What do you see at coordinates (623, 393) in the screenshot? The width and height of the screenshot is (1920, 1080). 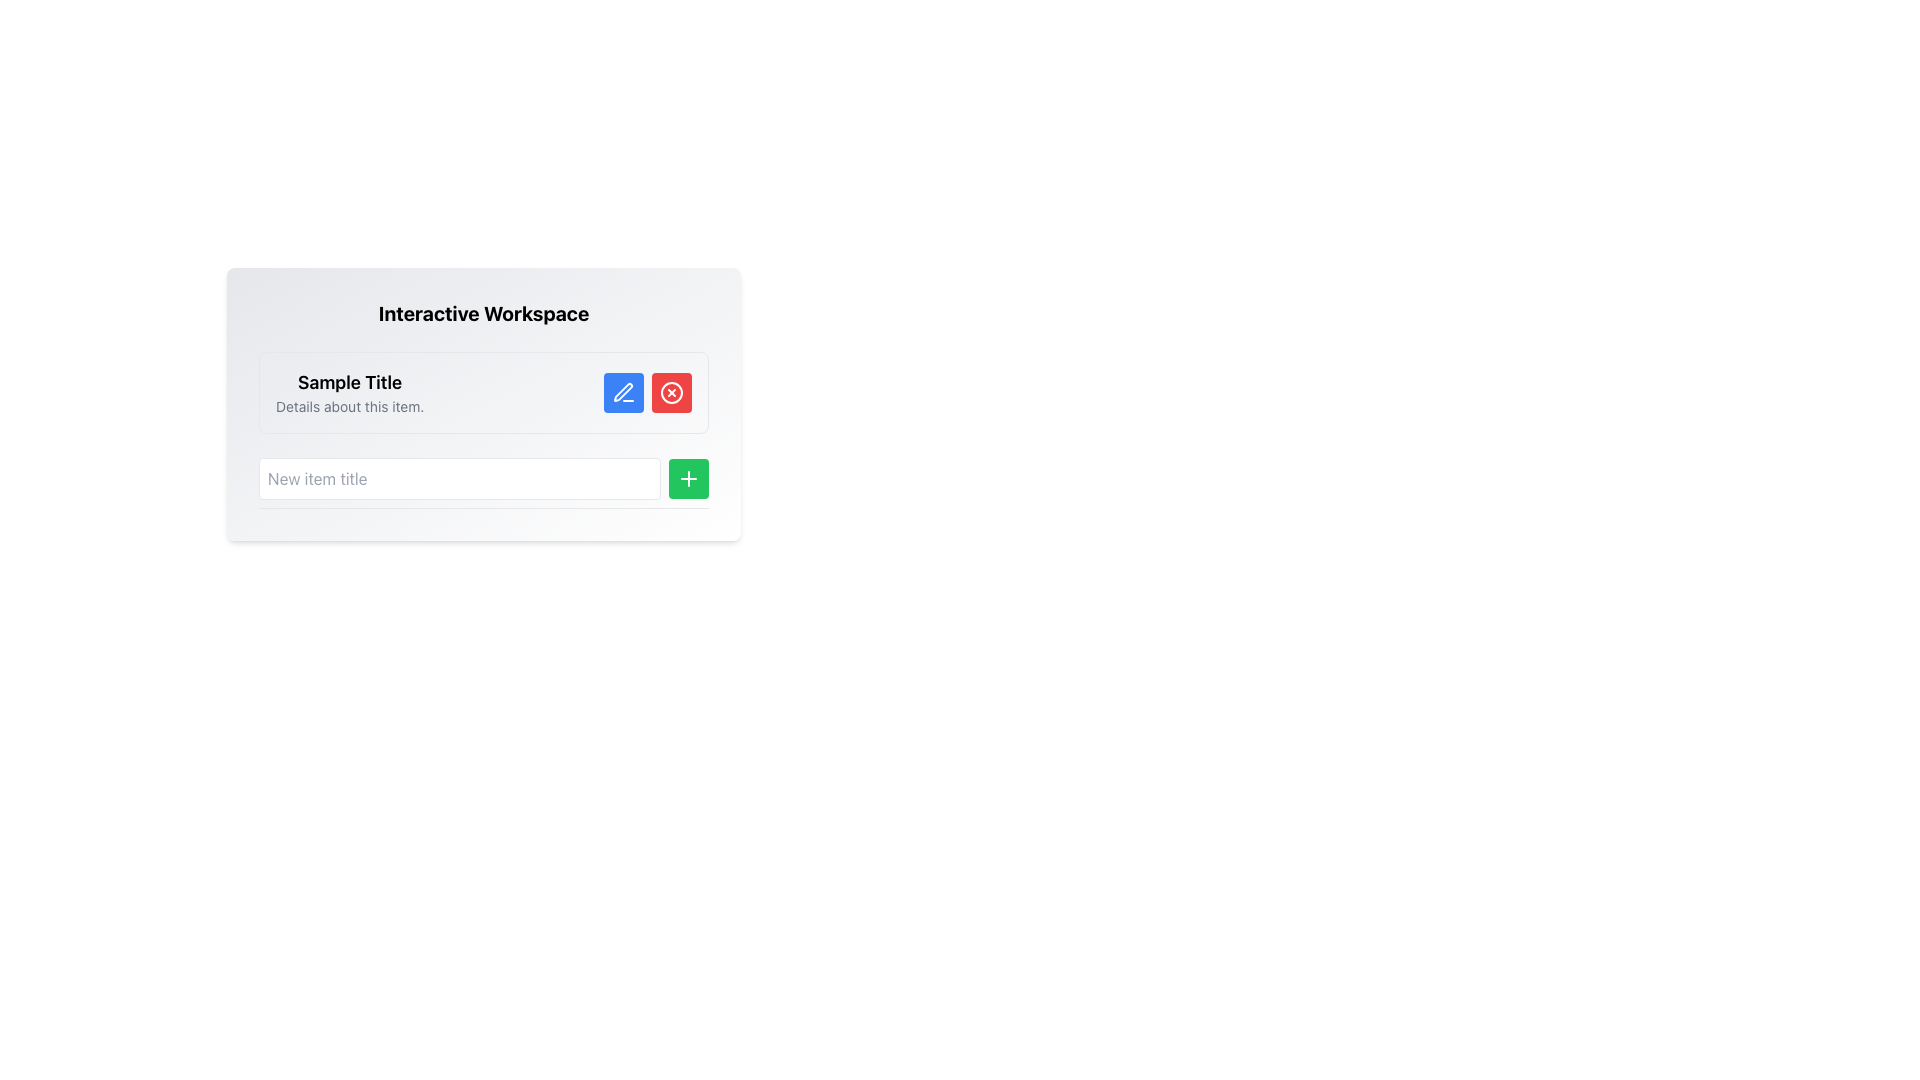 I see `the edit button located in the top-right of the panel under the header 'Interactive Workspace'` at bounding box center [623, 393].